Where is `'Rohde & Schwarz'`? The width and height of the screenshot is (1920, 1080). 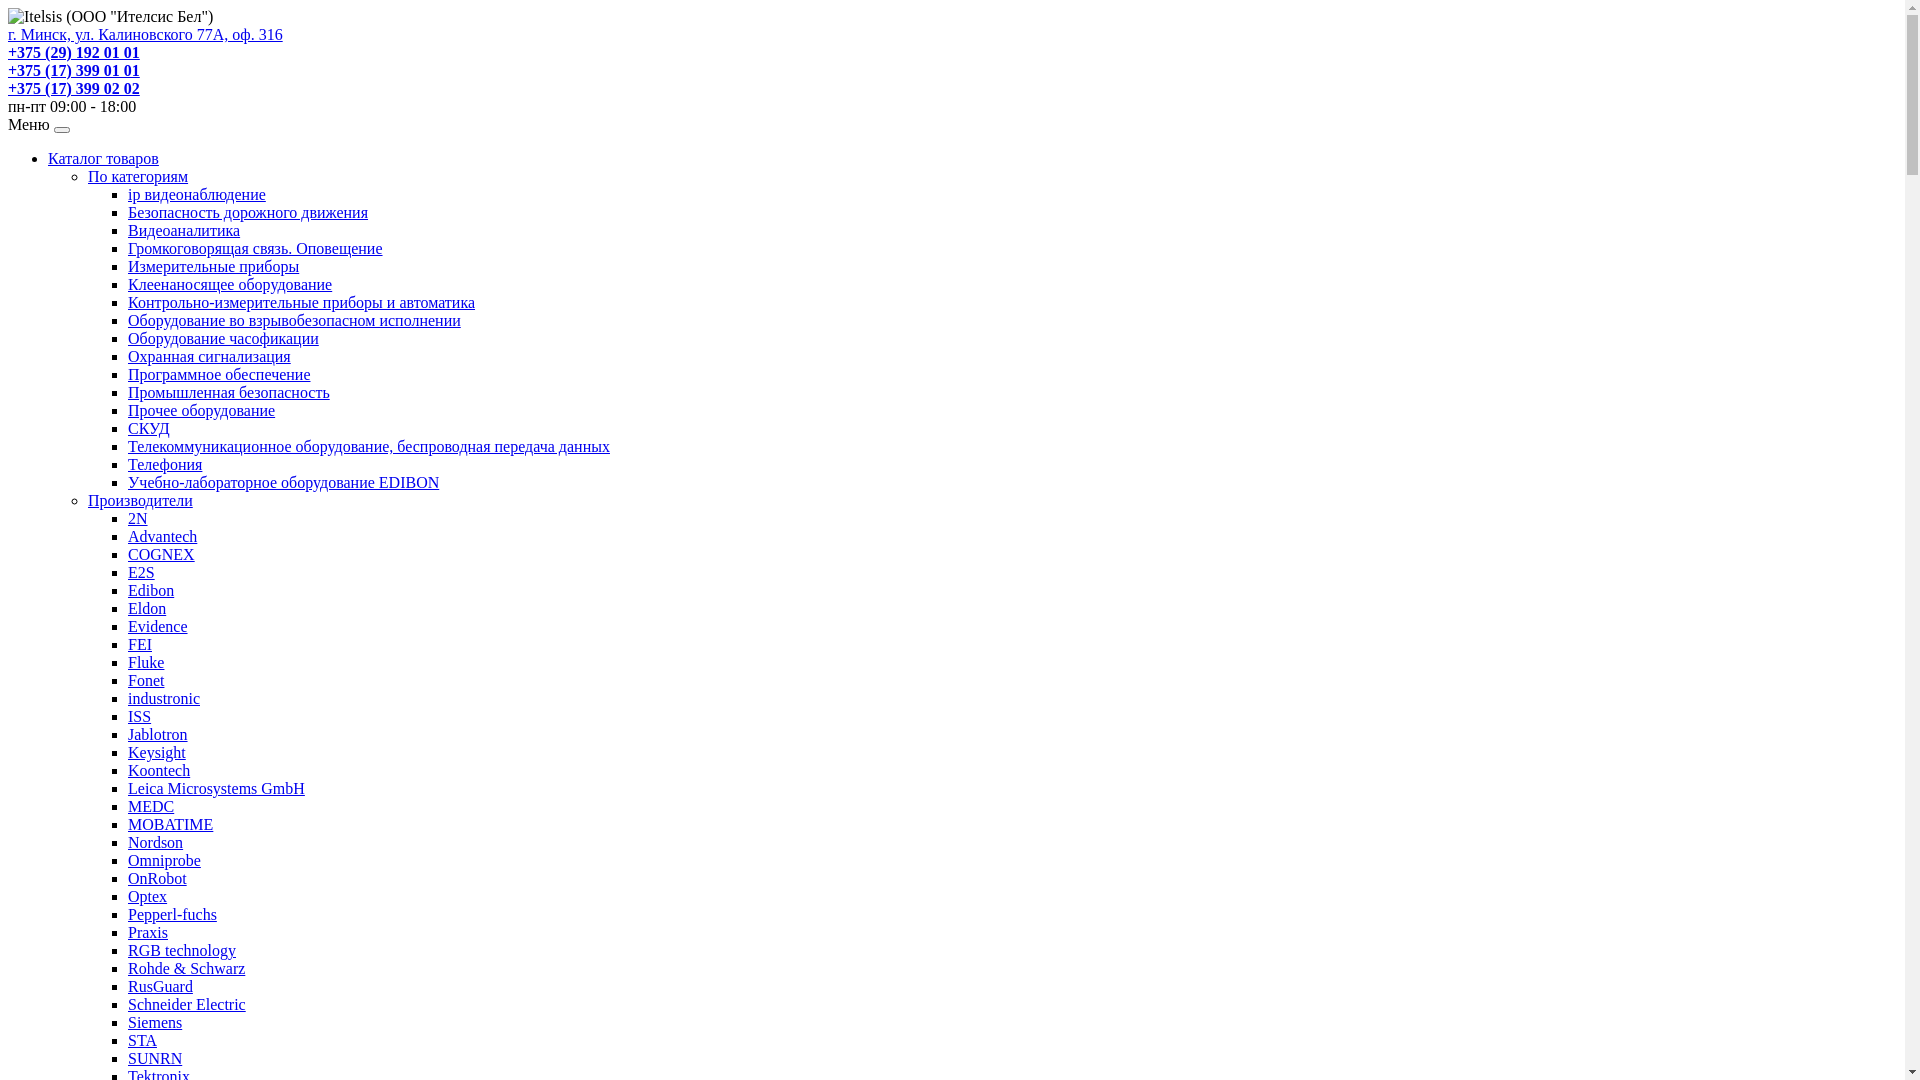 'Rohde & Schwarz' is located at coordinates (186, 967).